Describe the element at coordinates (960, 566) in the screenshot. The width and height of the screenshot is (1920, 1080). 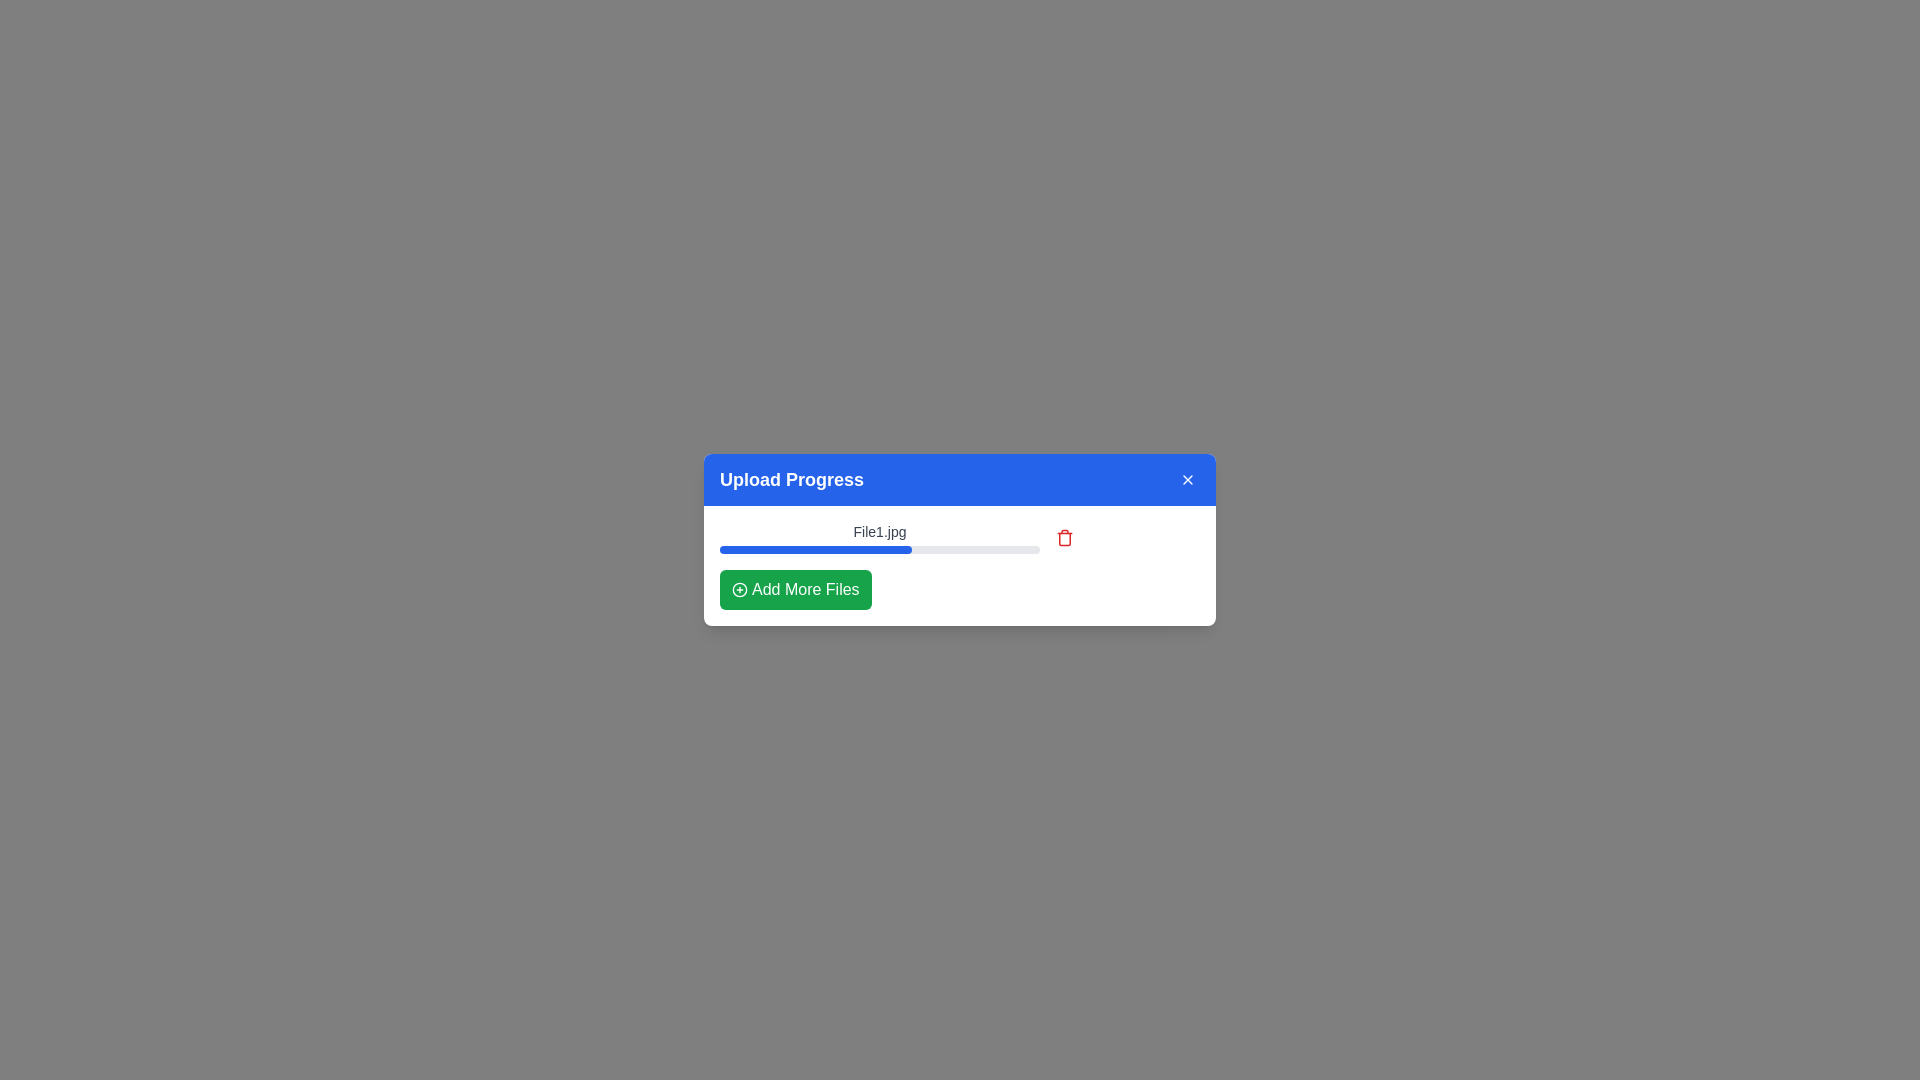
I see `the progress bar in the 'Upload Progress' modal` at that location.